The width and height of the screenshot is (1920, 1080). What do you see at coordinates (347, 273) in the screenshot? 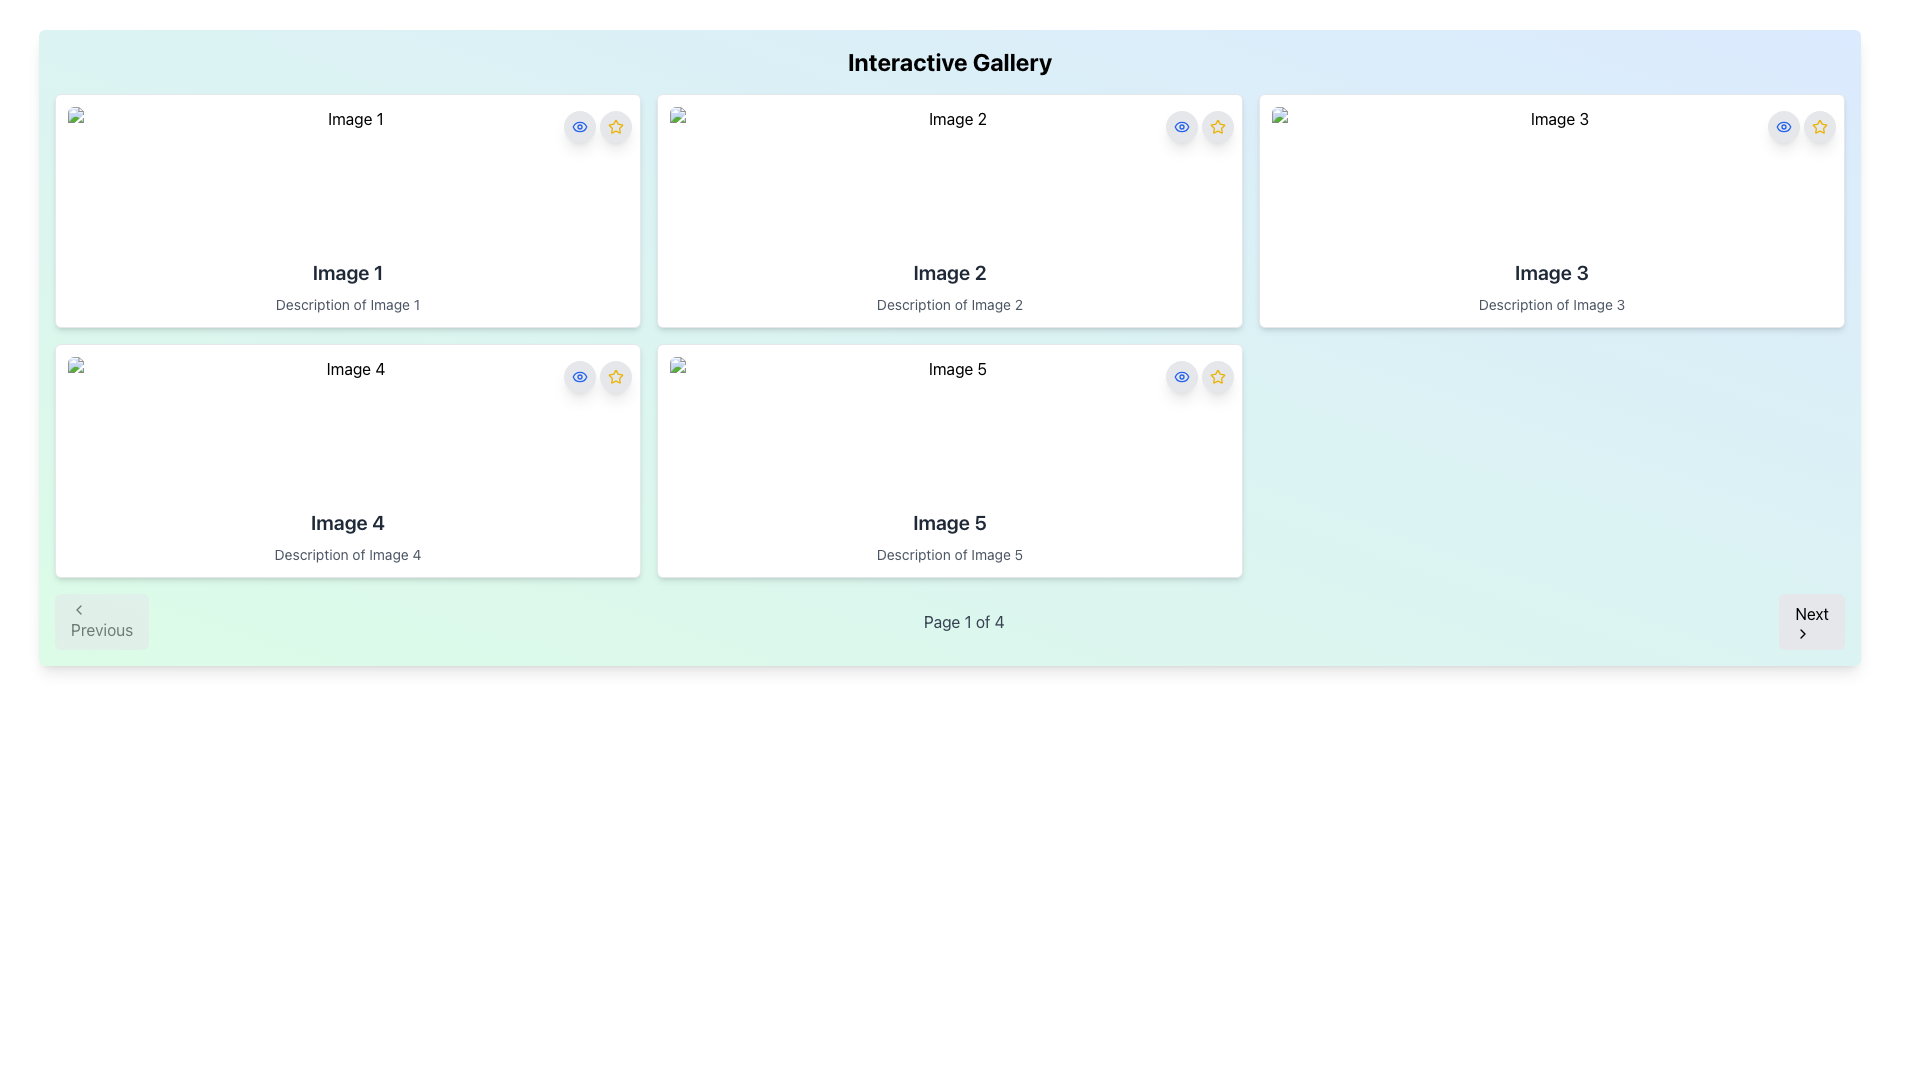
I see `text content of the Text Label that serves as a title or identifier for the associated image, positioned at the top of the first column in the grid layout` at bounding box center [347, 273].